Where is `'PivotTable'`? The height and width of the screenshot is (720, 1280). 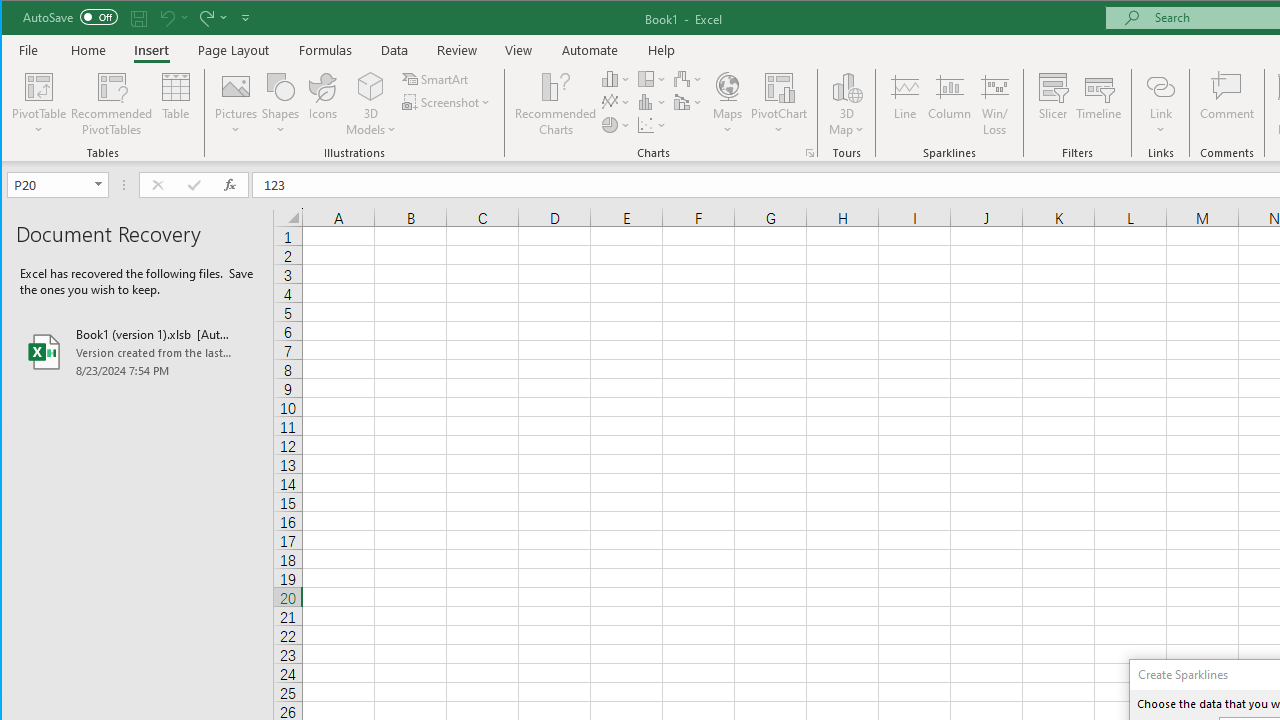
'PivotTable' is located at coordinates (39, 104).